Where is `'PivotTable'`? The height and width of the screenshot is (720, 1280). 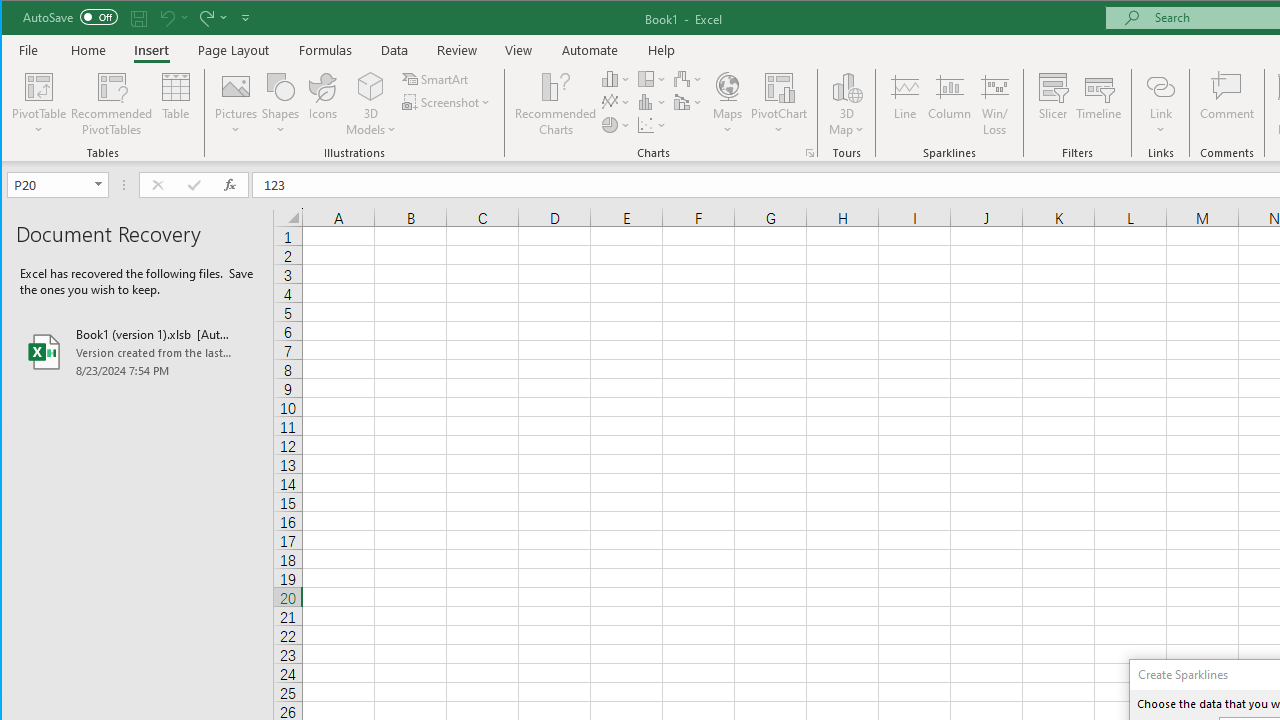
'PivotTable' is located at coordinates (39, 104).